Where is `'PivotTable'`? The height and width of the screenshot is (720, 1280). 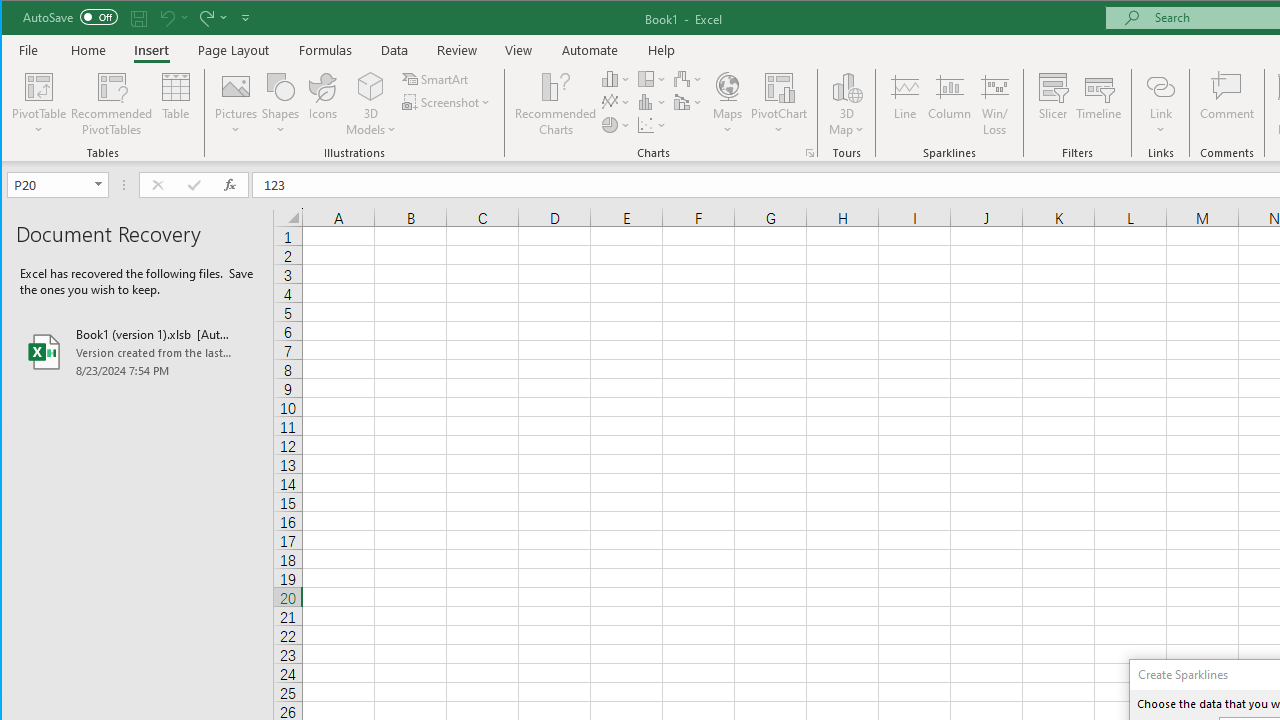
'PivotTable' is located at coordinates (39, 104).